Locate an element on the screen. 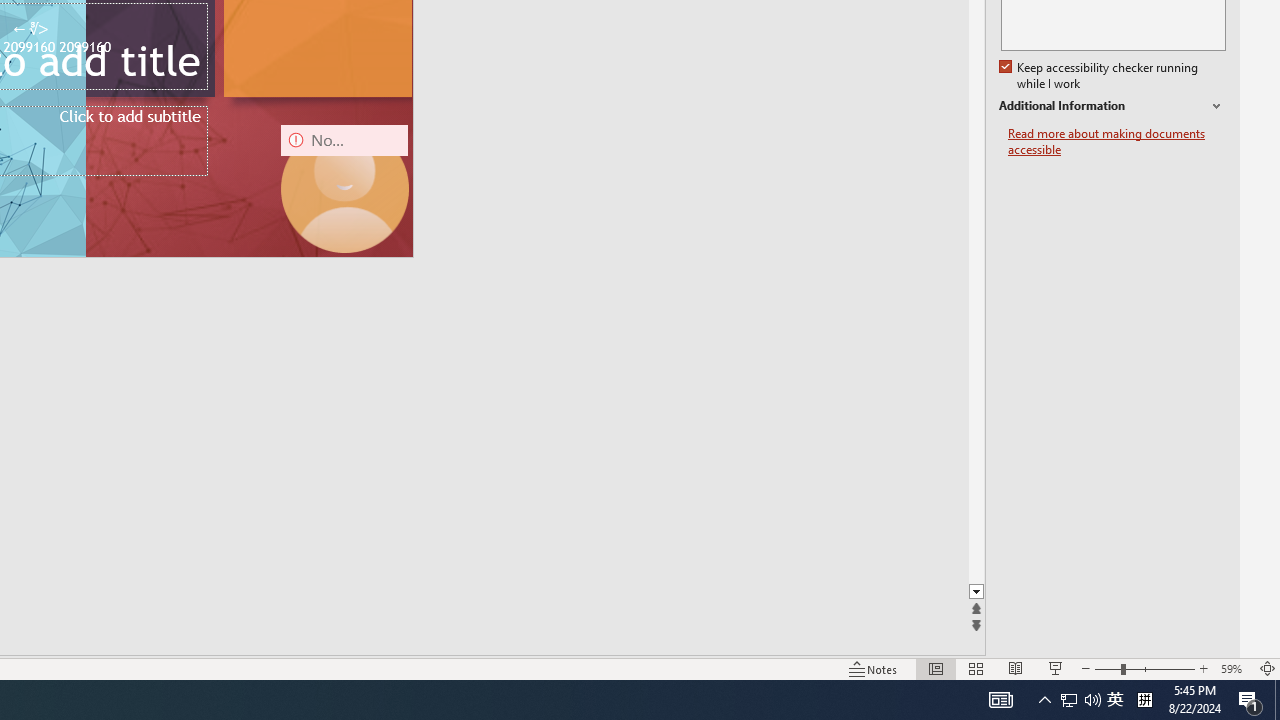 The height and width of the screenshot is (720, 1280). 'TextBox 7' is located at coordinates (30, 30).